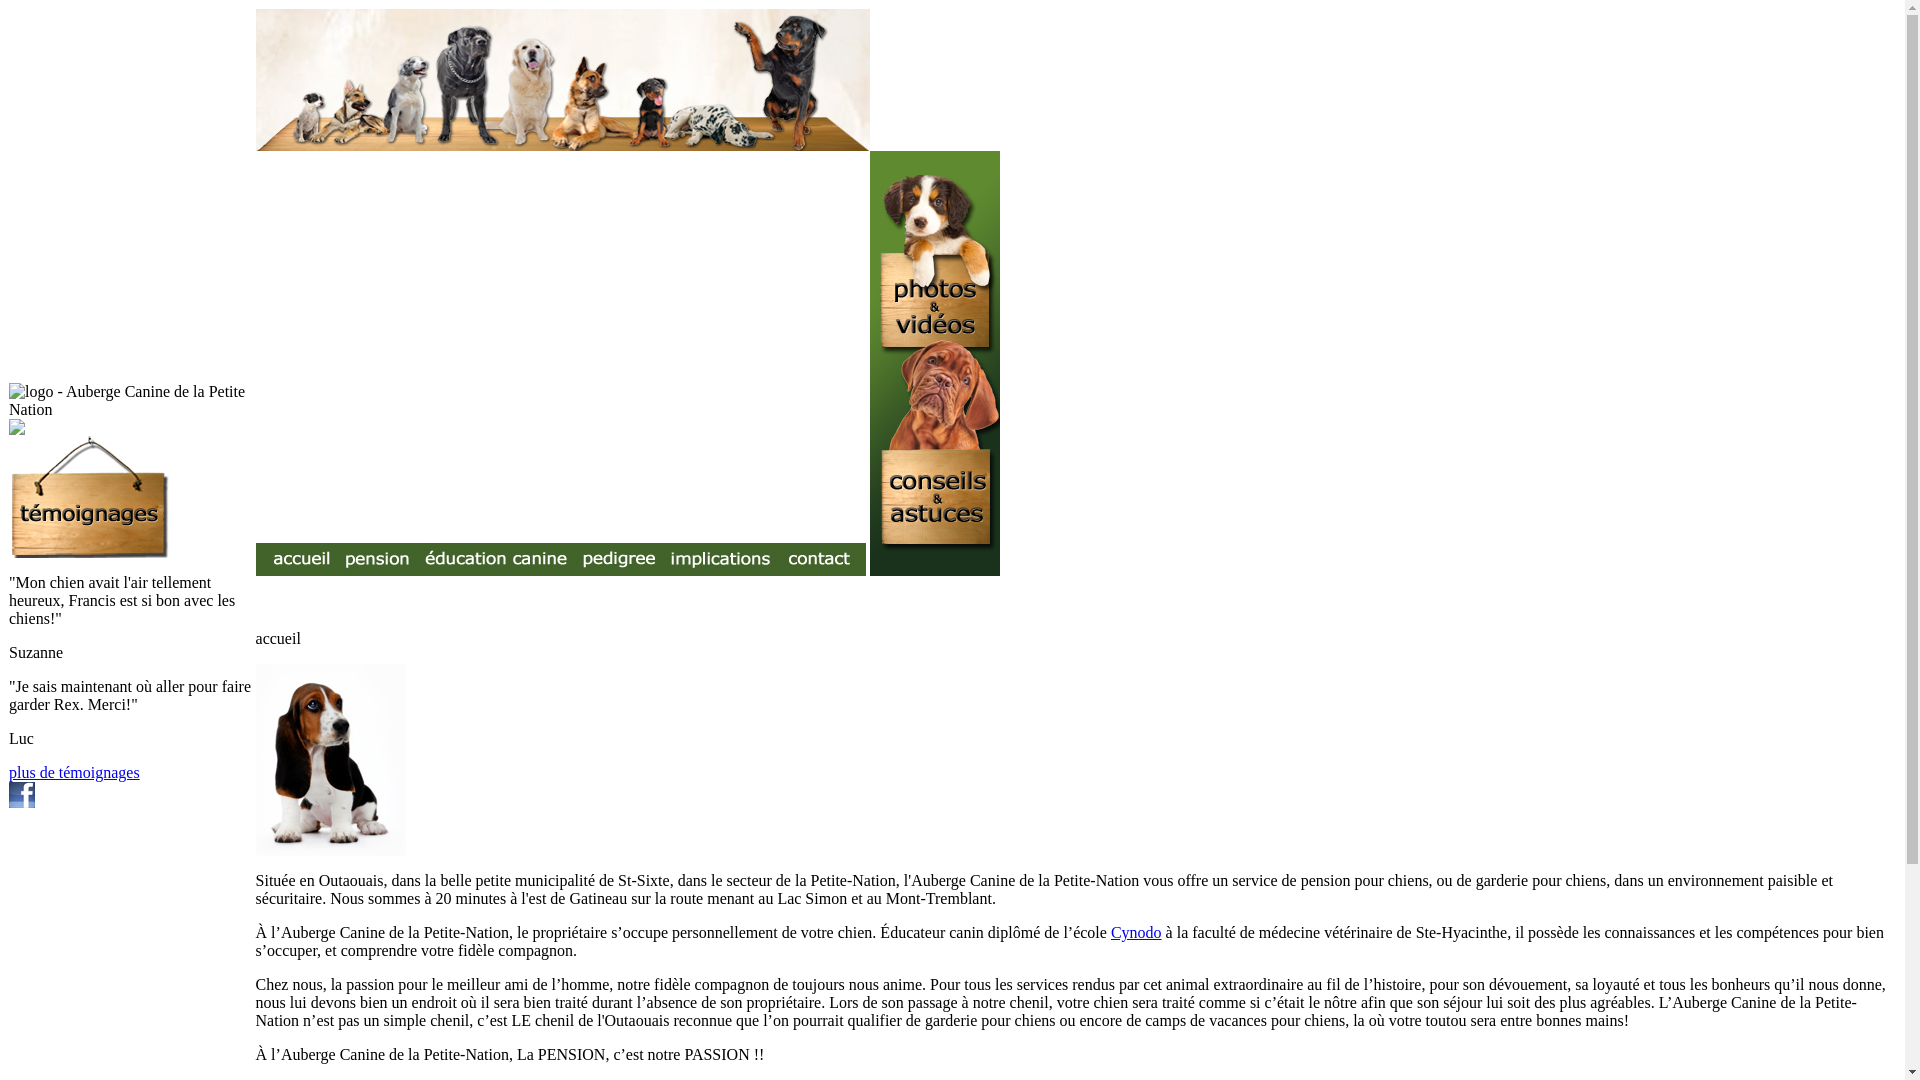 The width and height of the screenshot is (1920, 1080). Describe the element at coordinates (1136, 932) in the screenshot. I see `'Cynodo'` at that location.